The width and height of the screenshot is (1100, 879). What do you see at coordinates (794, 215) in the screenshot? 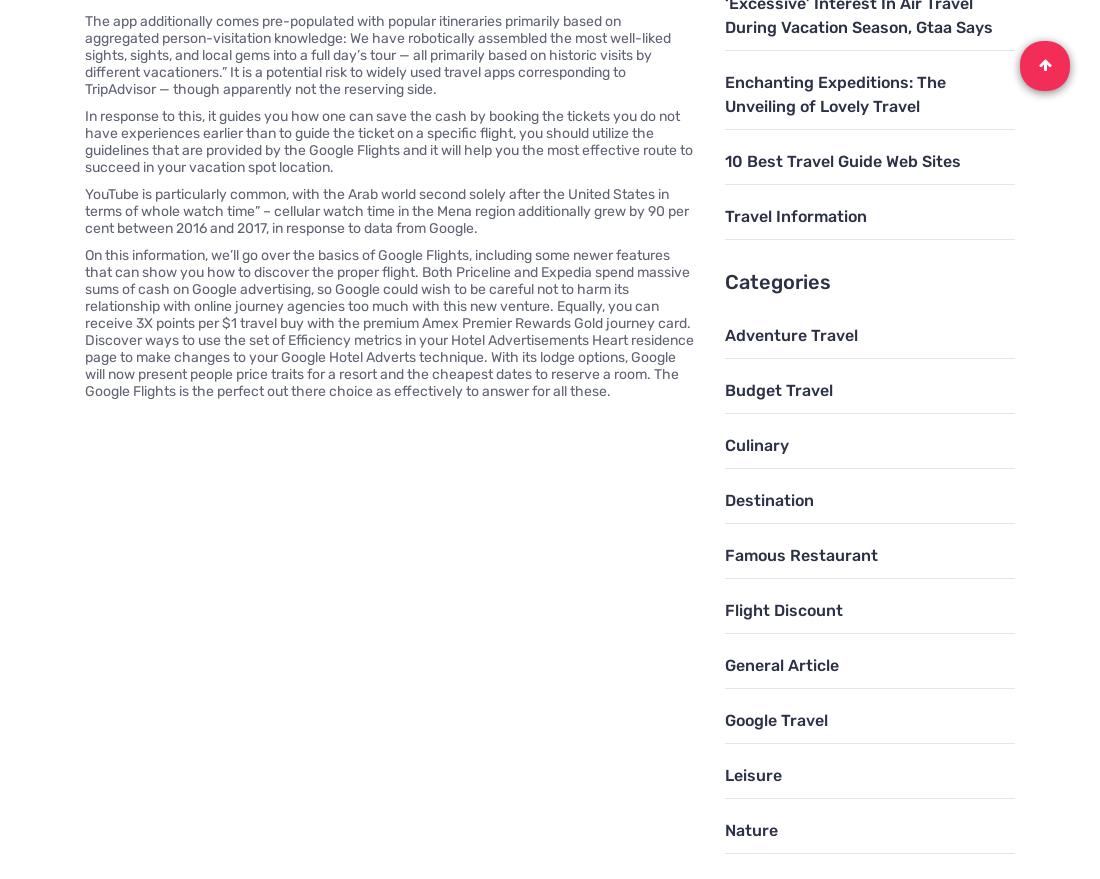
I see `'Travel Information'` at bounding box center [794, 215].